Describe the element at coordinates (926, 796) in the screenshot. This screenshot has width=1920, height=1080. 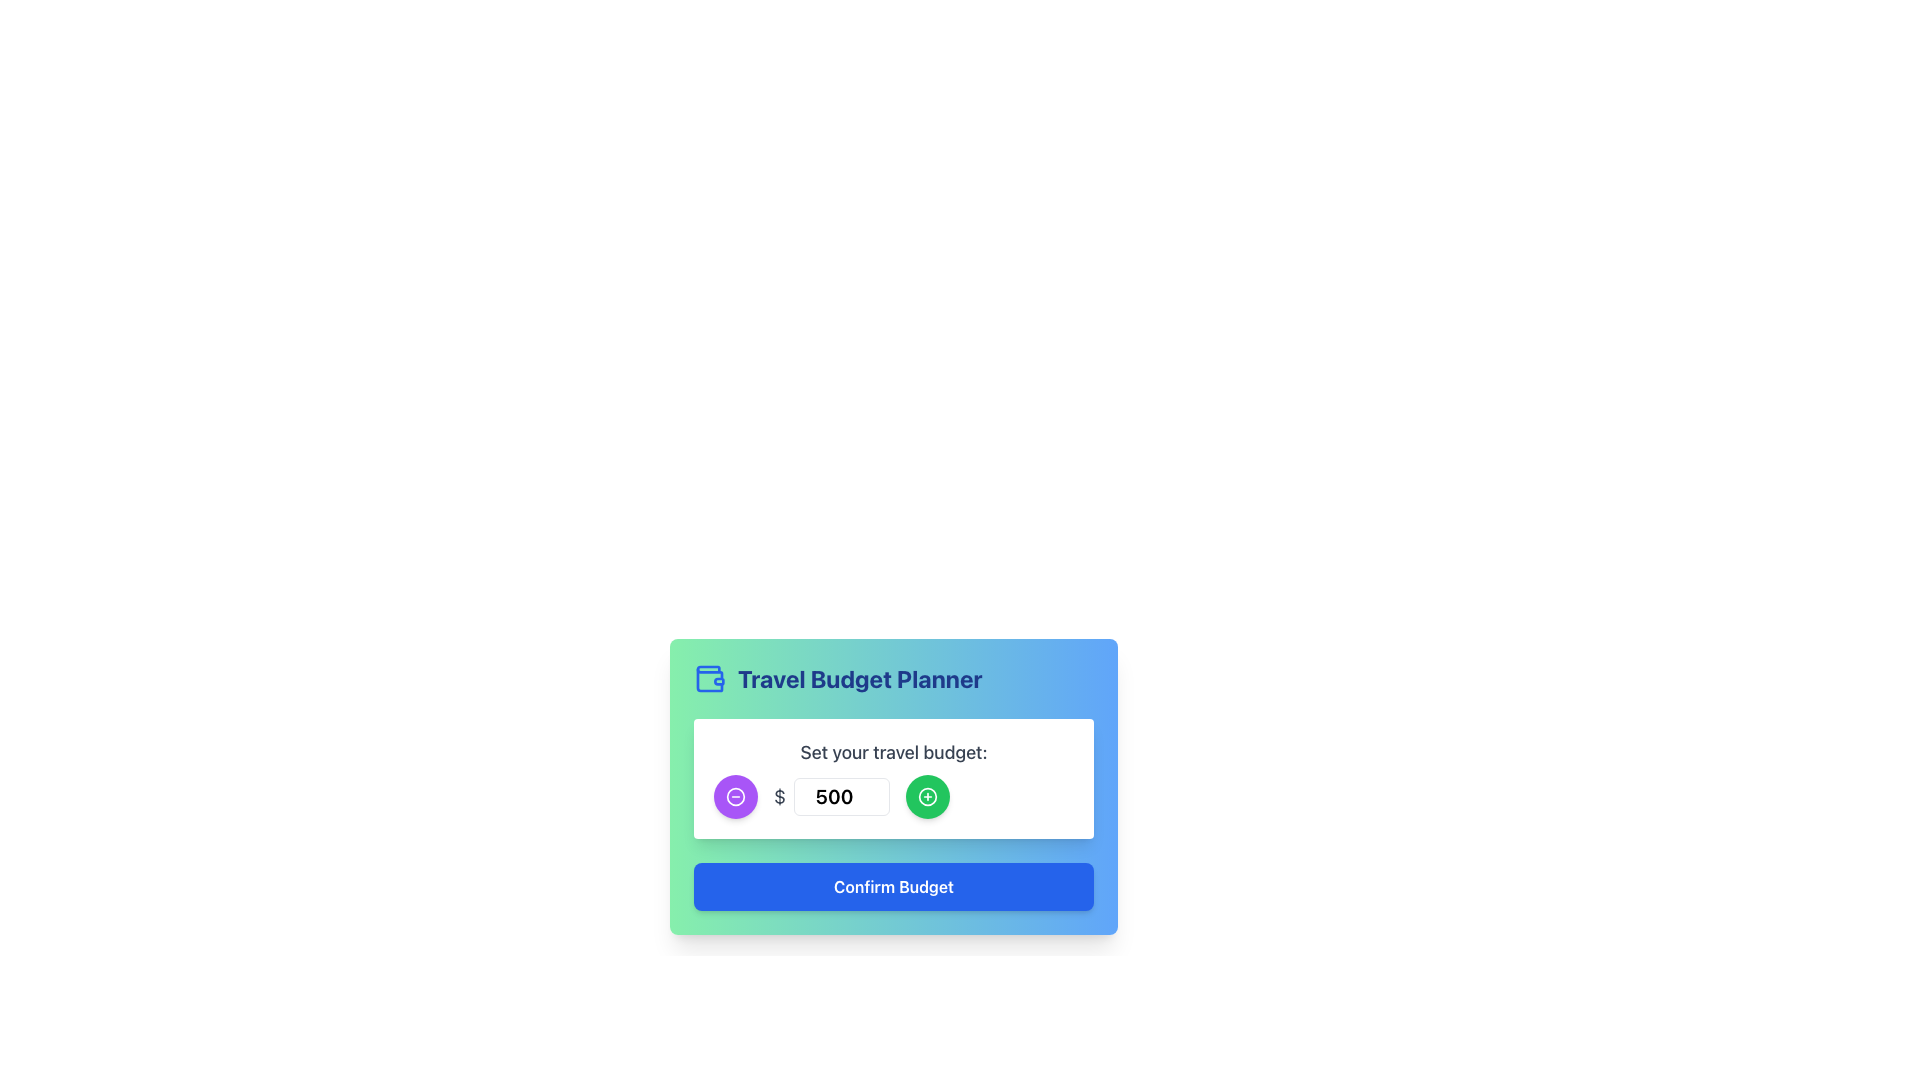
I see `the small circular green button with a plus sign icon` at that location.